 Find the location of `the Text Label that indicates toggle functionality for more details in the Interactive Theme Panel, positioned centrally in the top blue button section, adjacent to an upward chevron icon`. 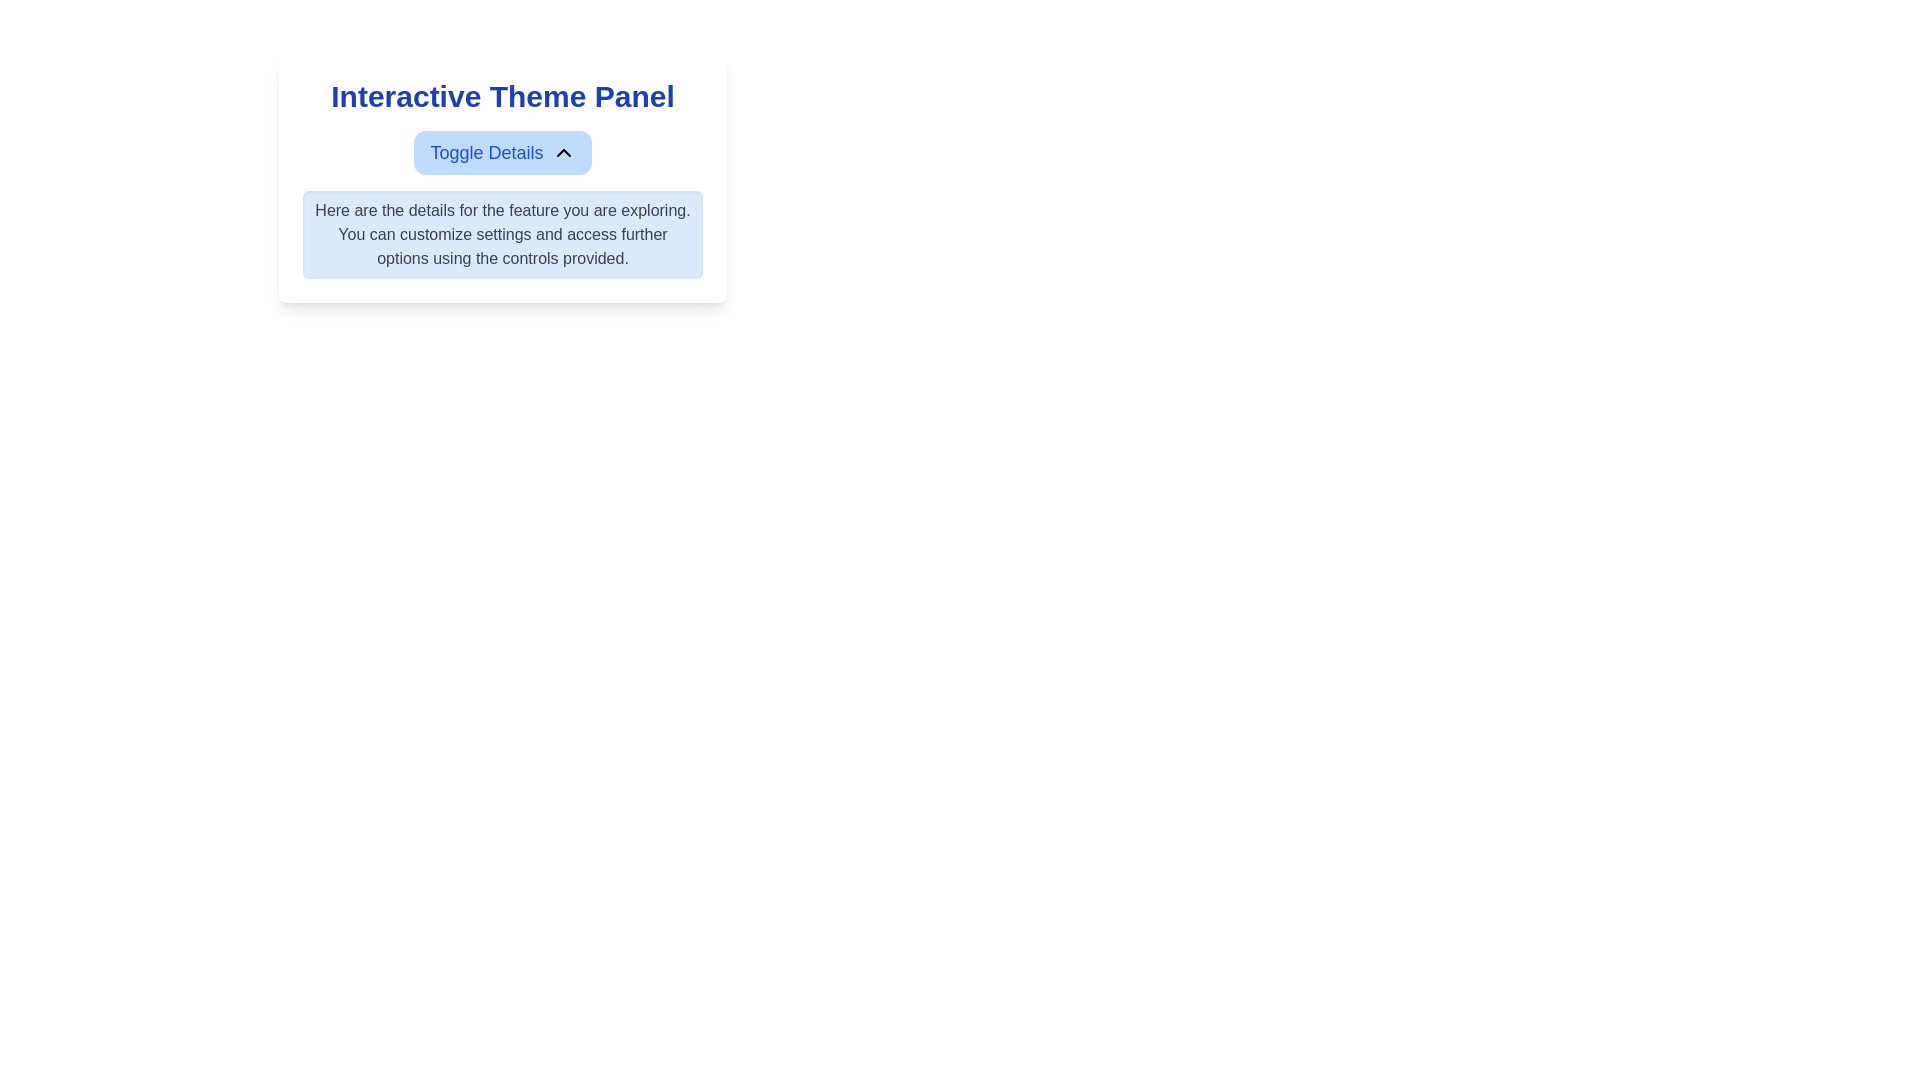

the Text Label that indicates toggle functionality for more details in the Interactive Theme Panel, positioned centrally in the top blue button section, adjacent to an upward chevron icon is located at coordinates (486, 152).